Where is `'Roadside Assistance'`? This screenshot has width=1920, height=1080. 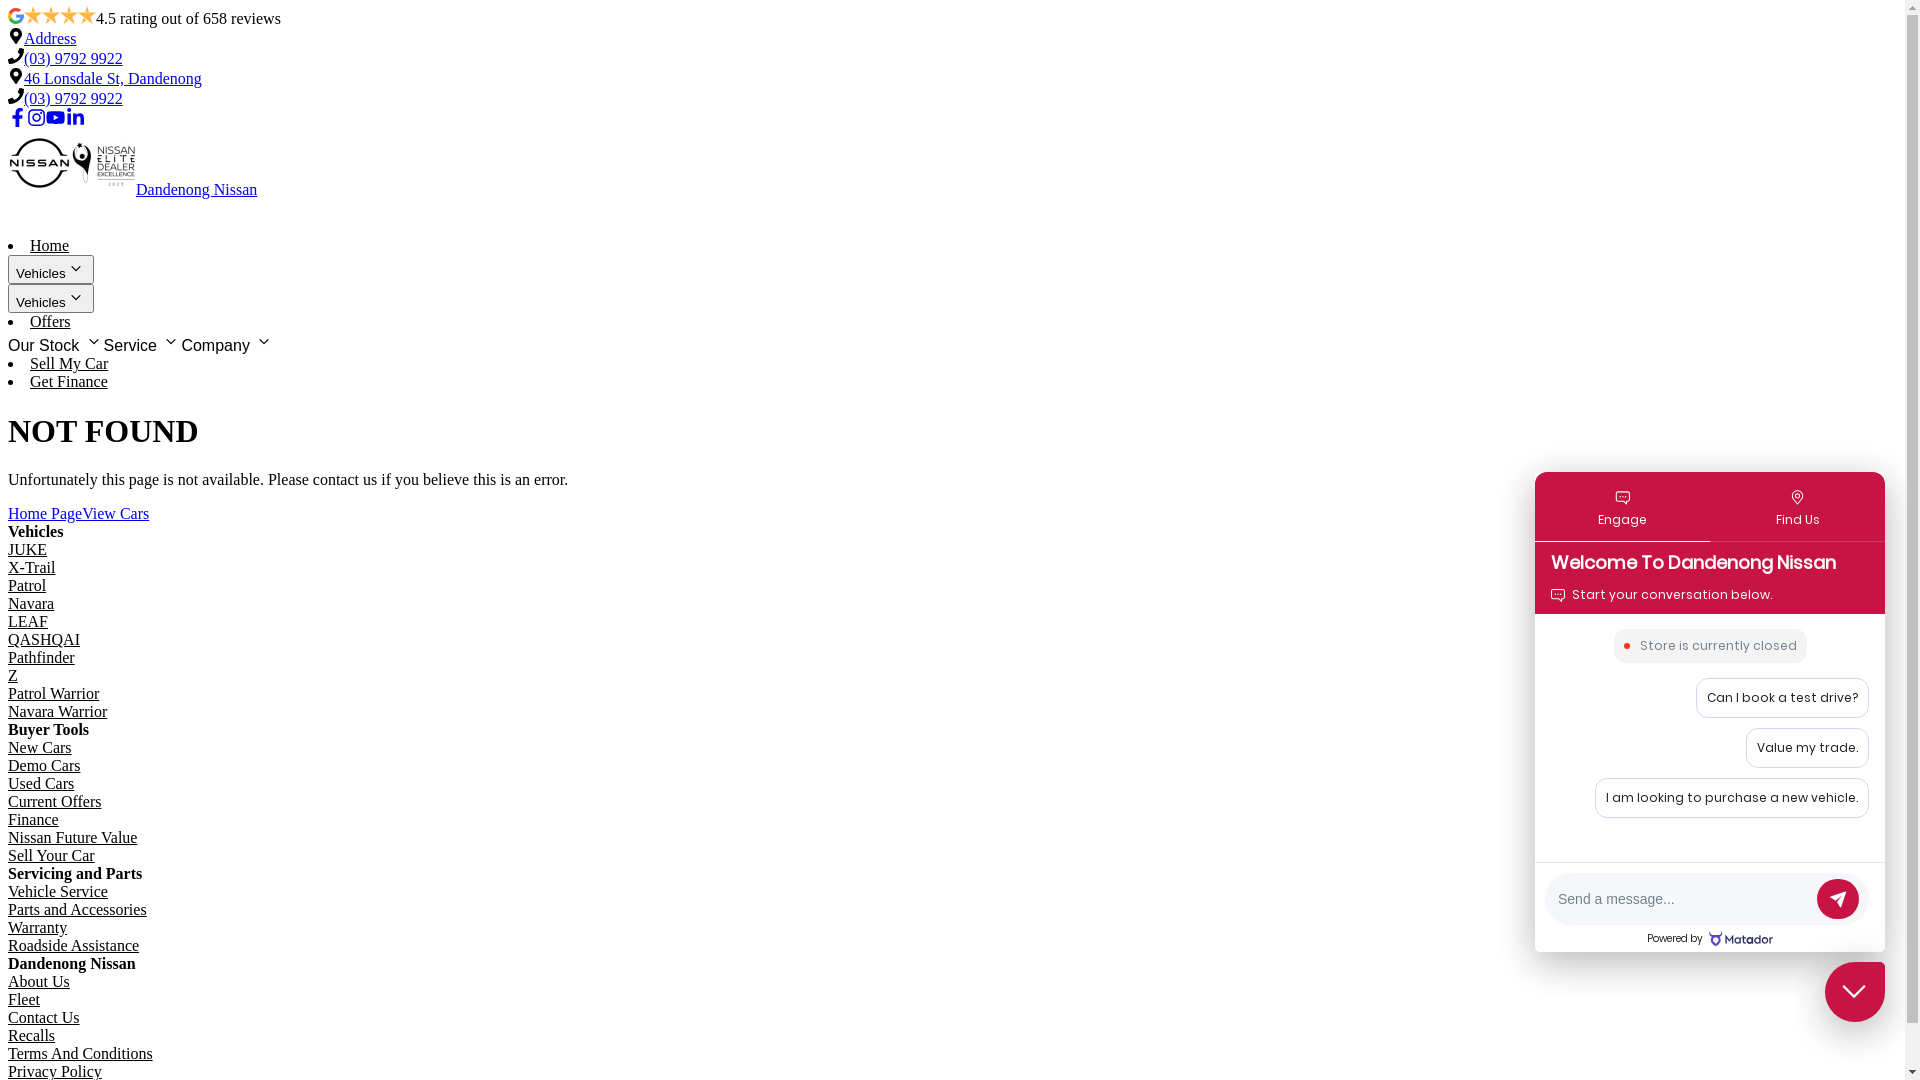
'Roadside Assistance' is located at coordinates (73, 945).